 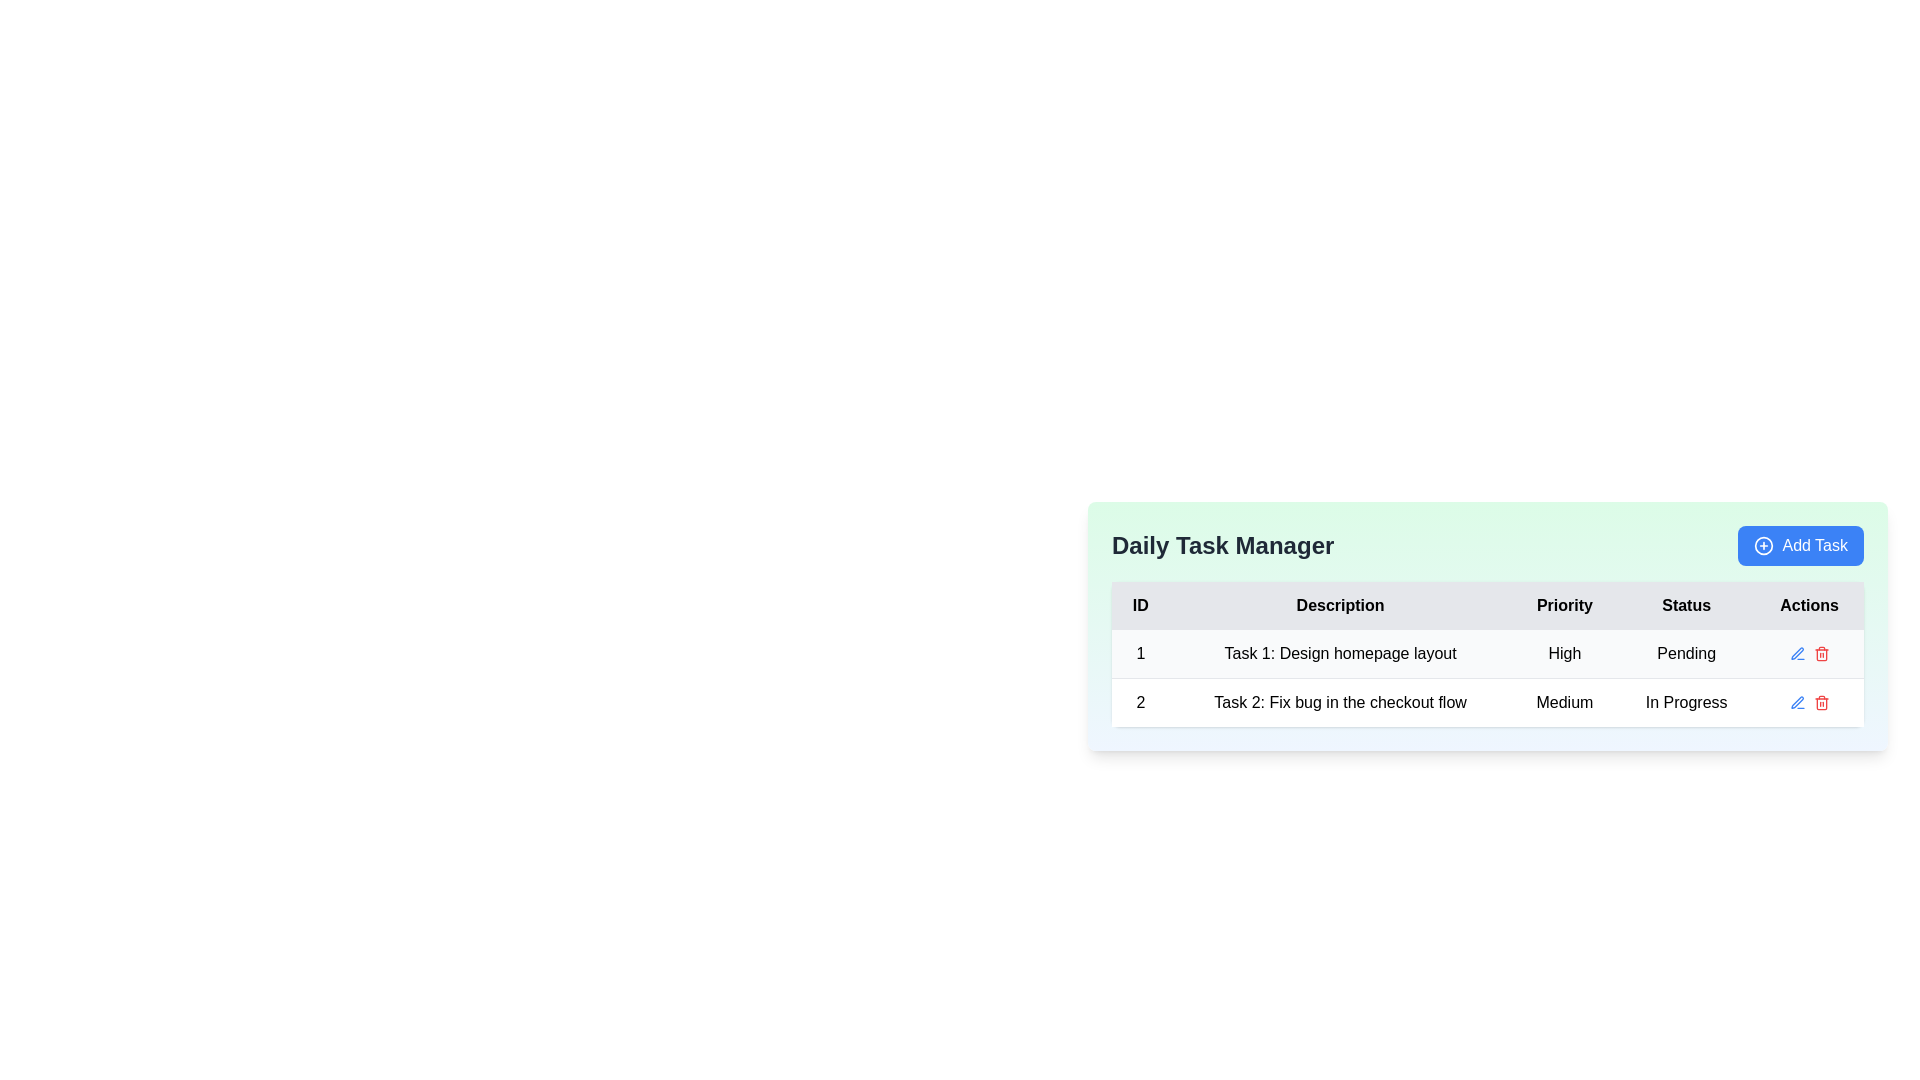 I want to click on the text label displaying the numeral '2' in the 'ID' column of the 'Daily Task Manager' table, which is centered within a small rectangular cell, so click(x=1140, y=701).